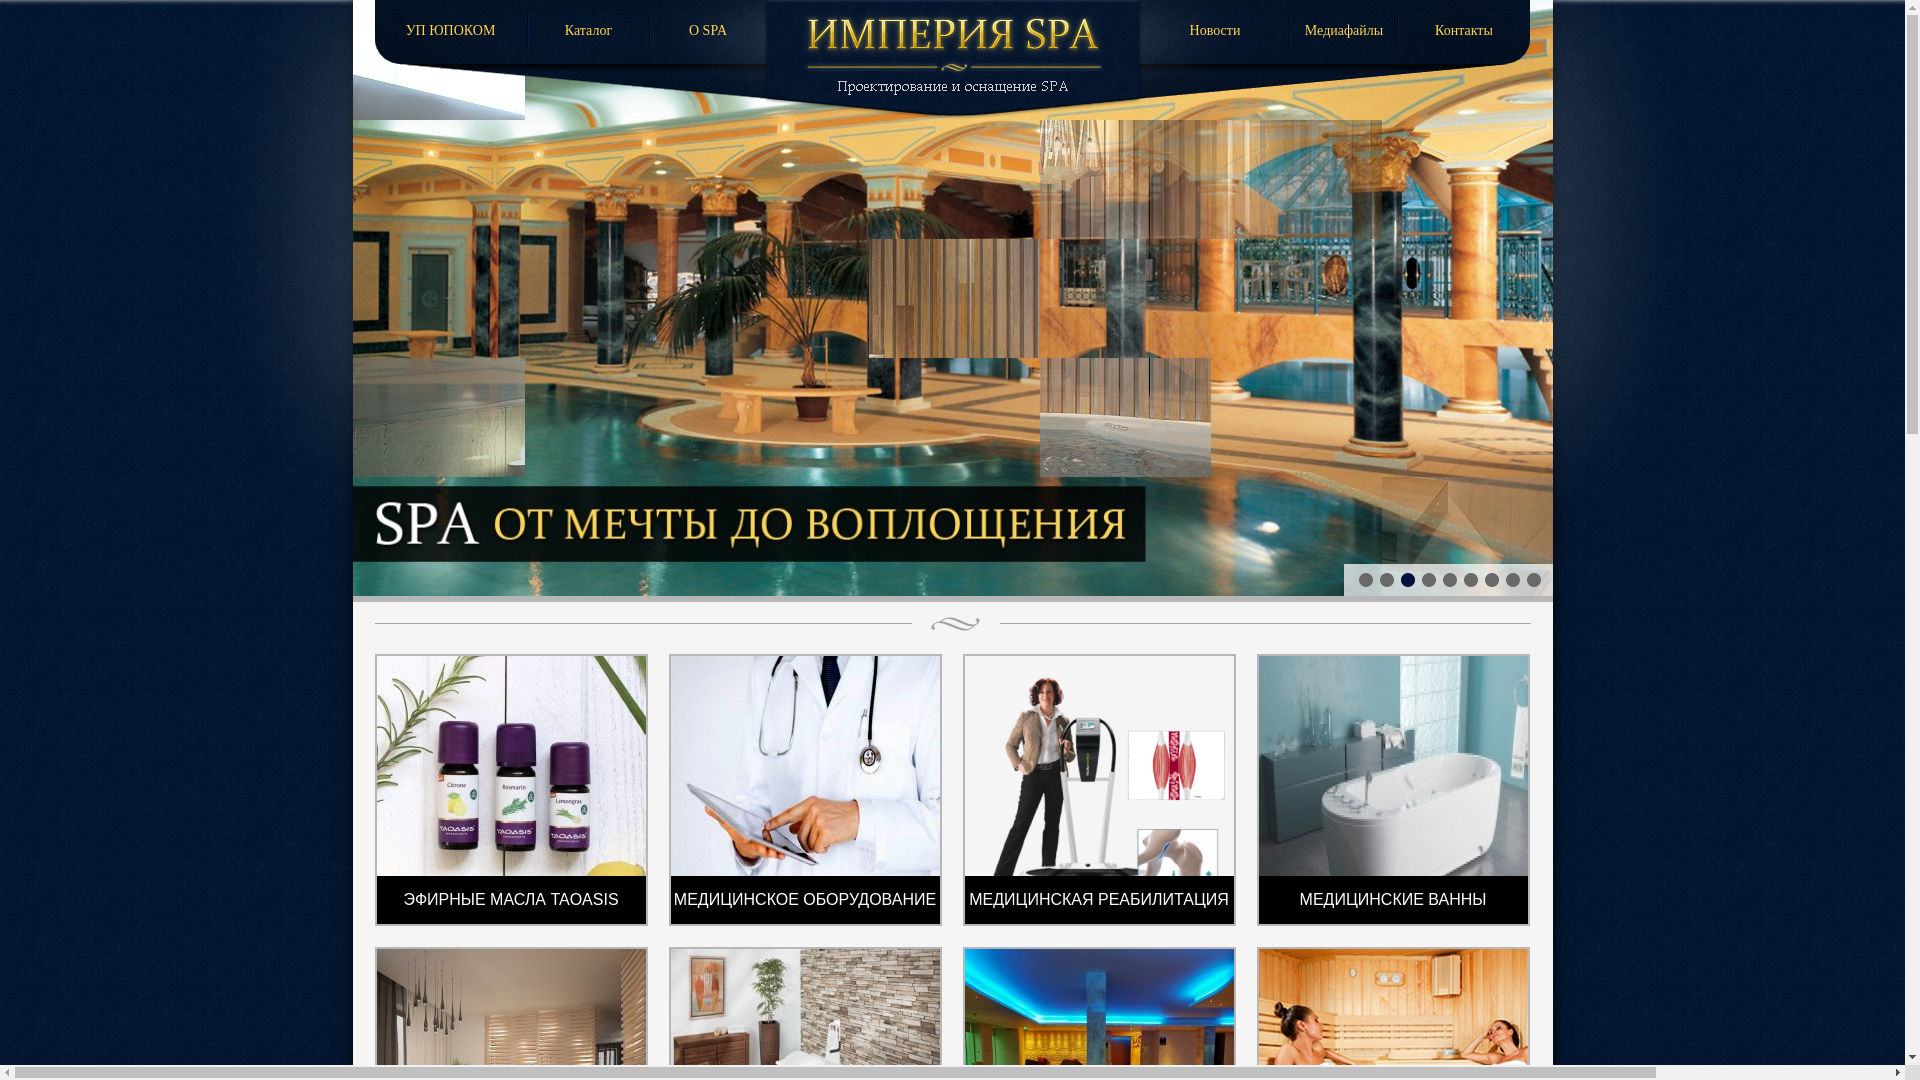 This screenshot has height=1080, width=1920. I want to click on '1', so click(1363, 579).